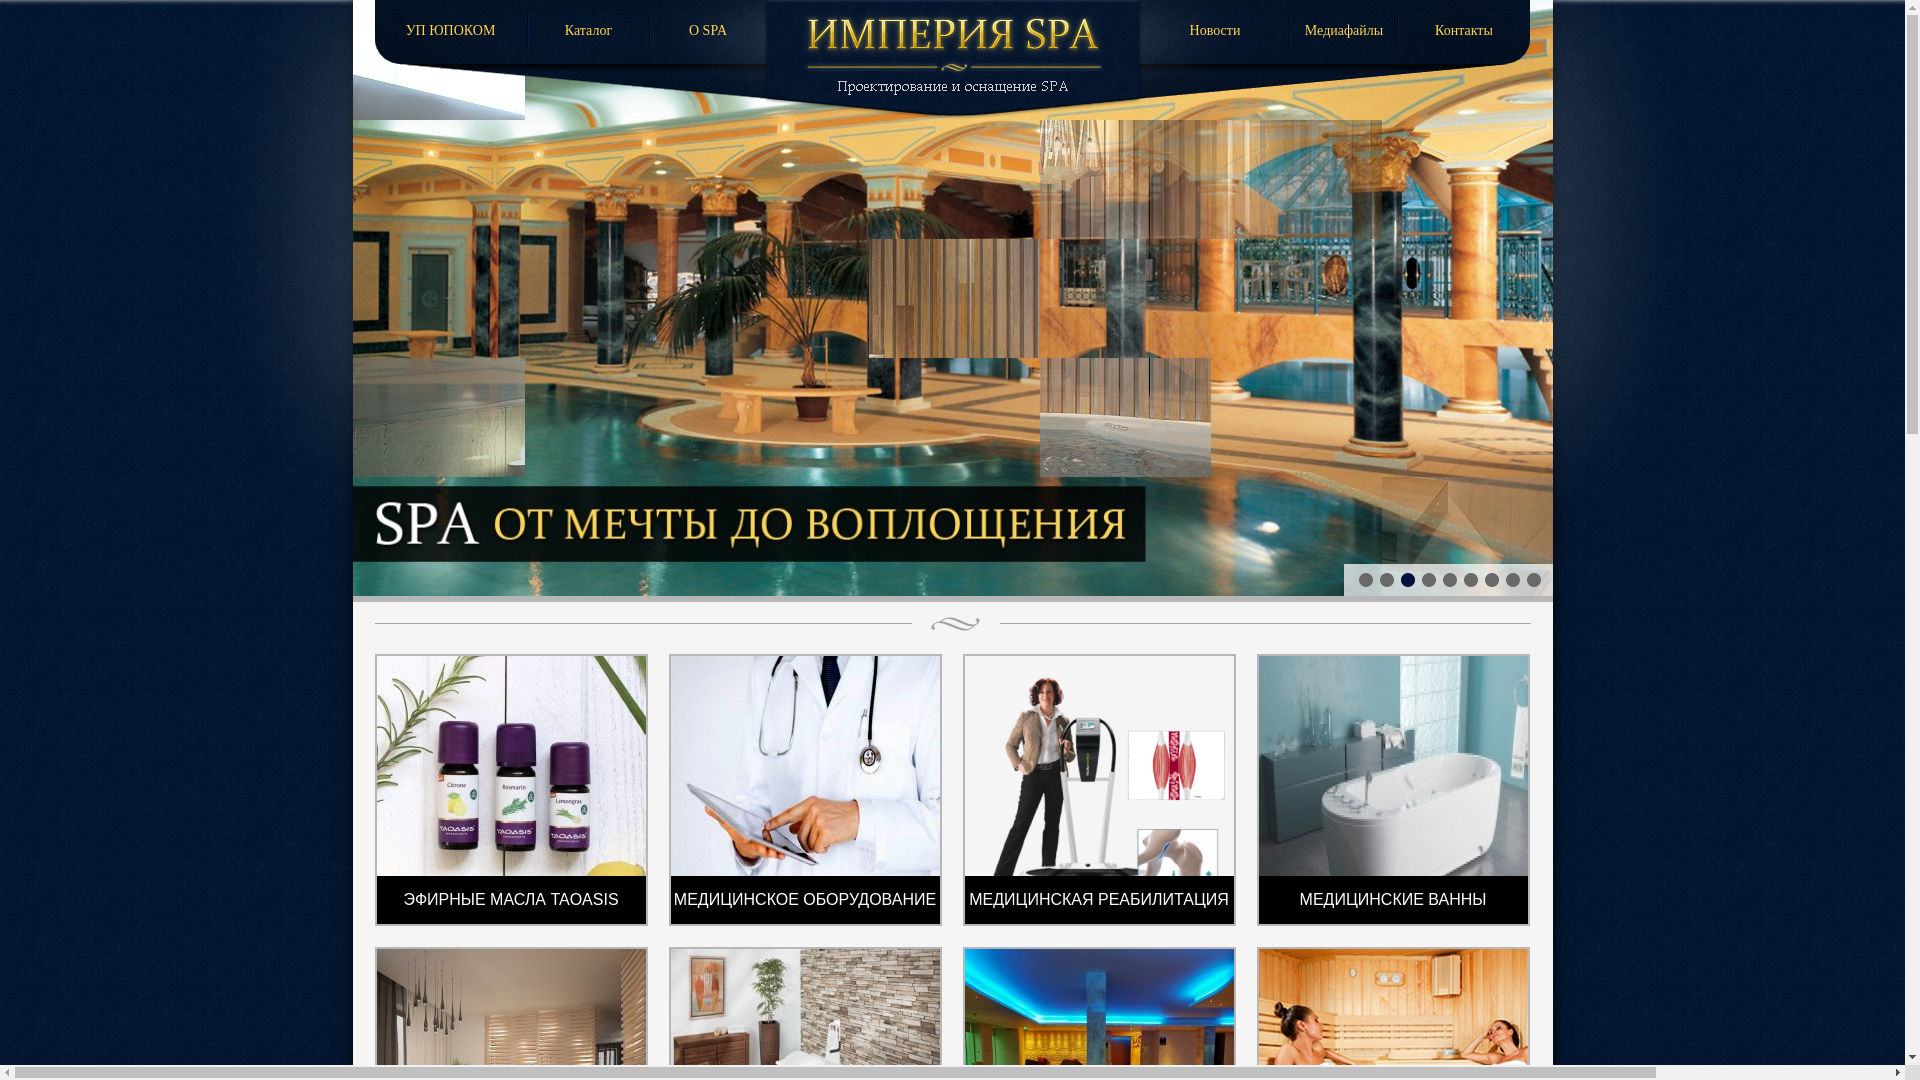 This screenshot has height=1080, width=1920. I want to click on '1', so click(1363, 579).